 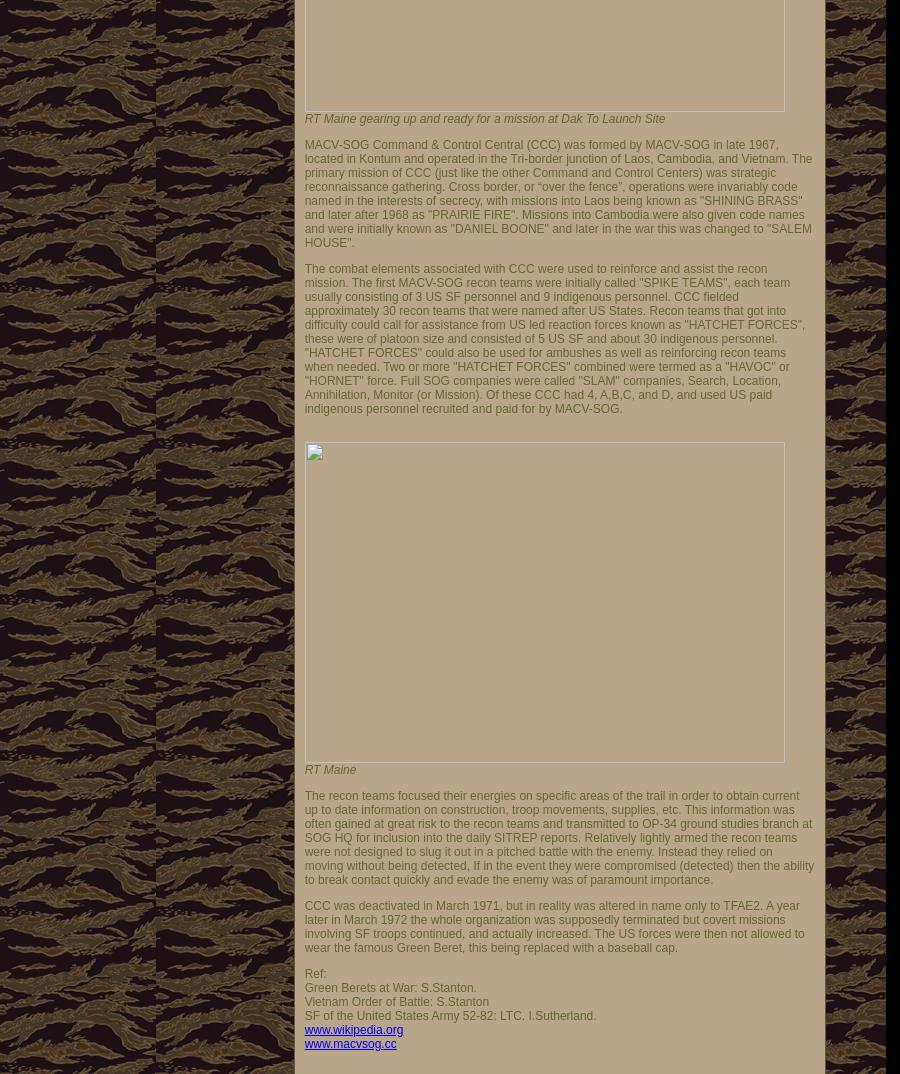 What do you see at coordinates (483, 117) in the screenshot?
I see `'RT Maine gearing up and ready for a mission at Dak To Launch Site'` at bounding box center [483, 117].